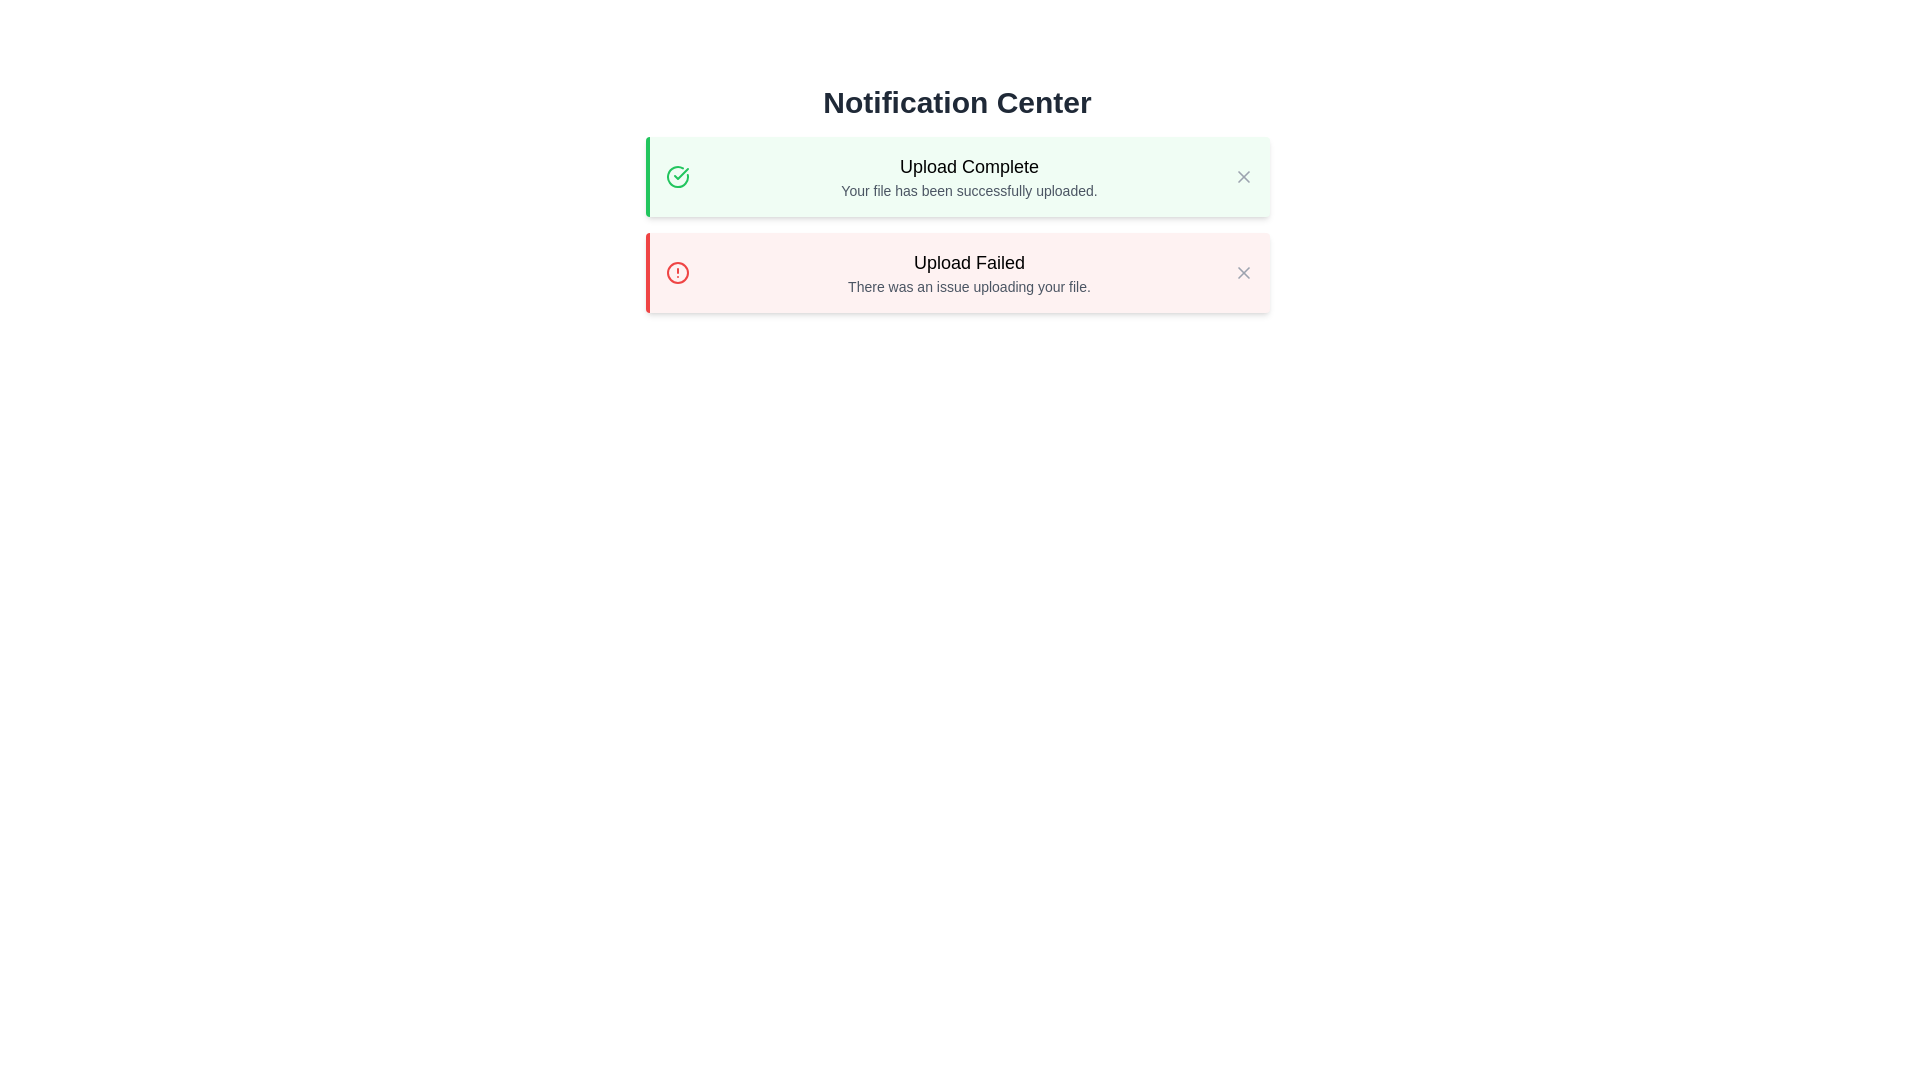  What do you see at coordinates (969, 191) in the screenshot?
I see `the text label that informs the user of the successful upload of their file, located within the notification titled 'Upload Complete', positioned below the bold heading` at bounding box center [969, 191].